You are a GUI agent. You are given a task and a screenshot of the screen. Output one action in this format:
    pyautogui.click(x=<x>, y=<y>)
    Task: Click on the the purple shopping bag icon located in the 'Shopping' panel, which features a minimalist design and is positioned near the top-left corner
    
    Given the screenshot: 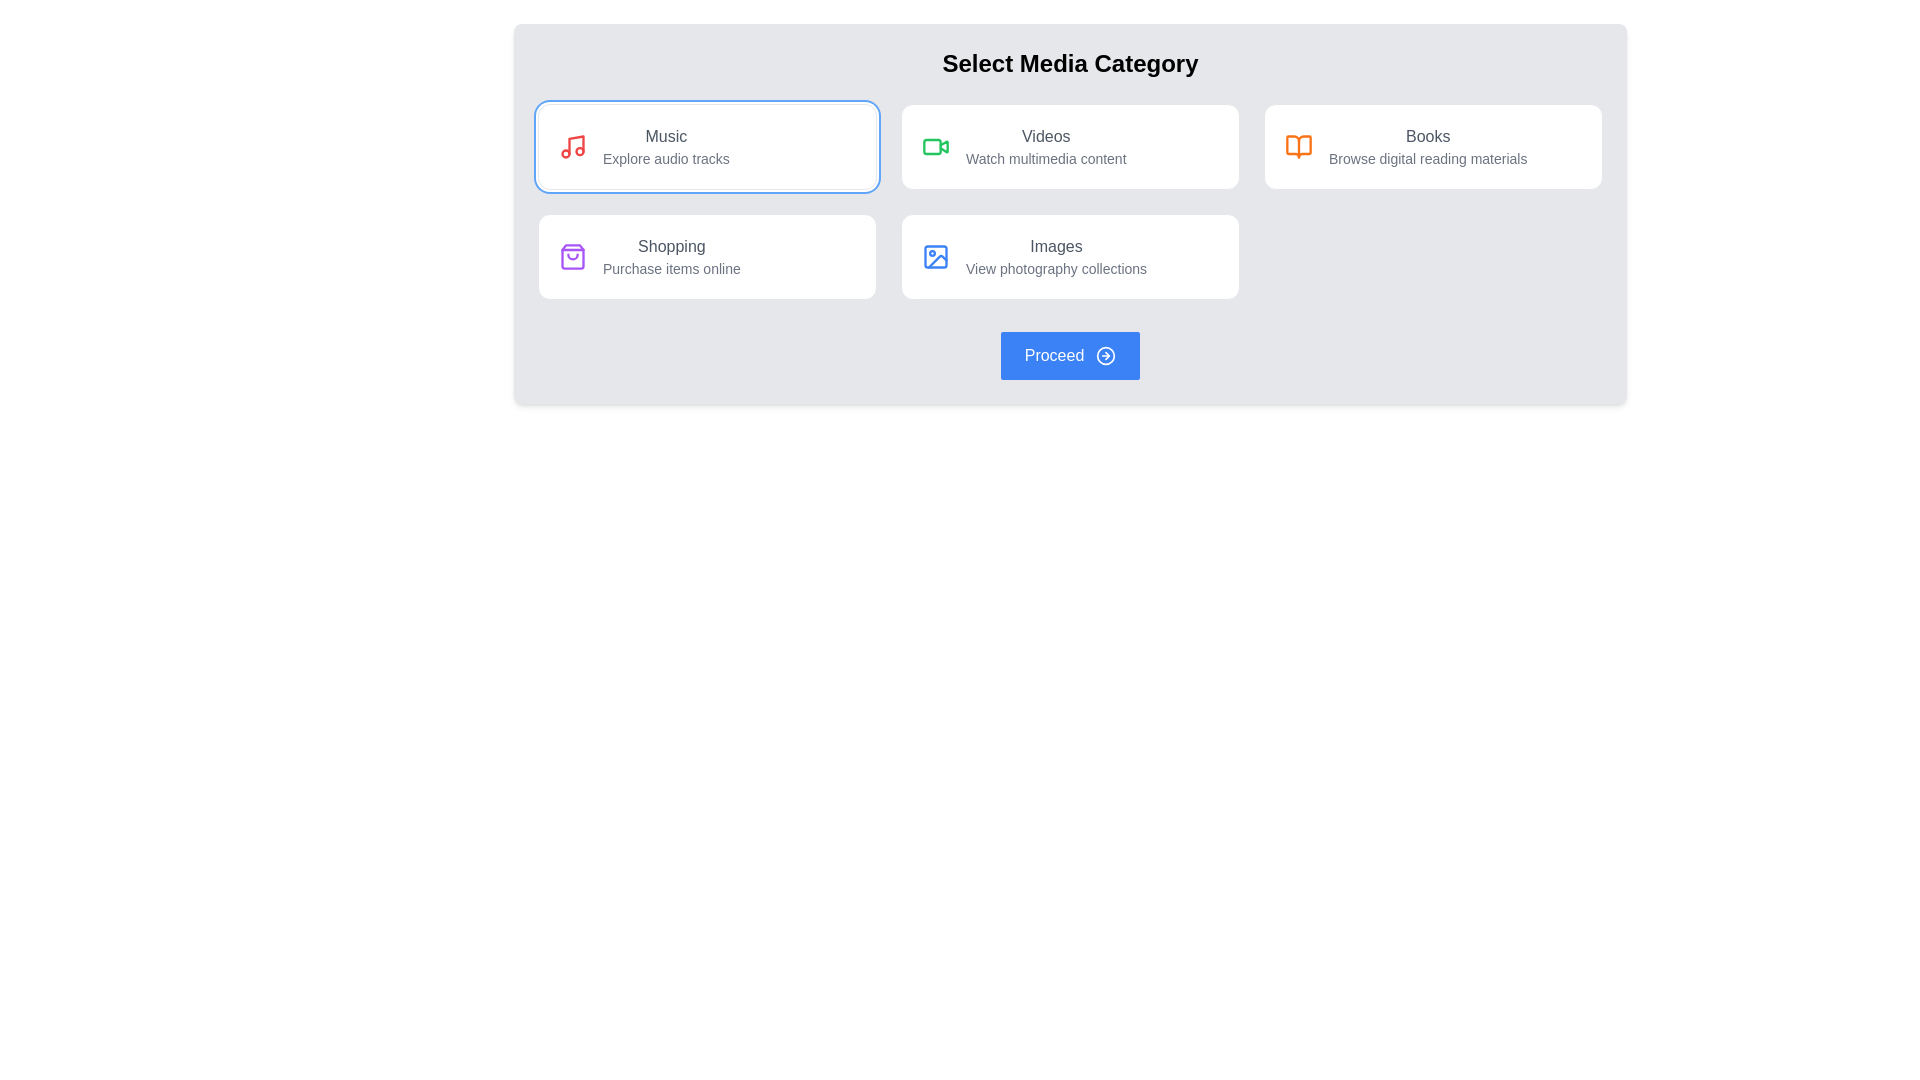 What is the action you would take?
    pyautogui.click(x=571, y=256)
    